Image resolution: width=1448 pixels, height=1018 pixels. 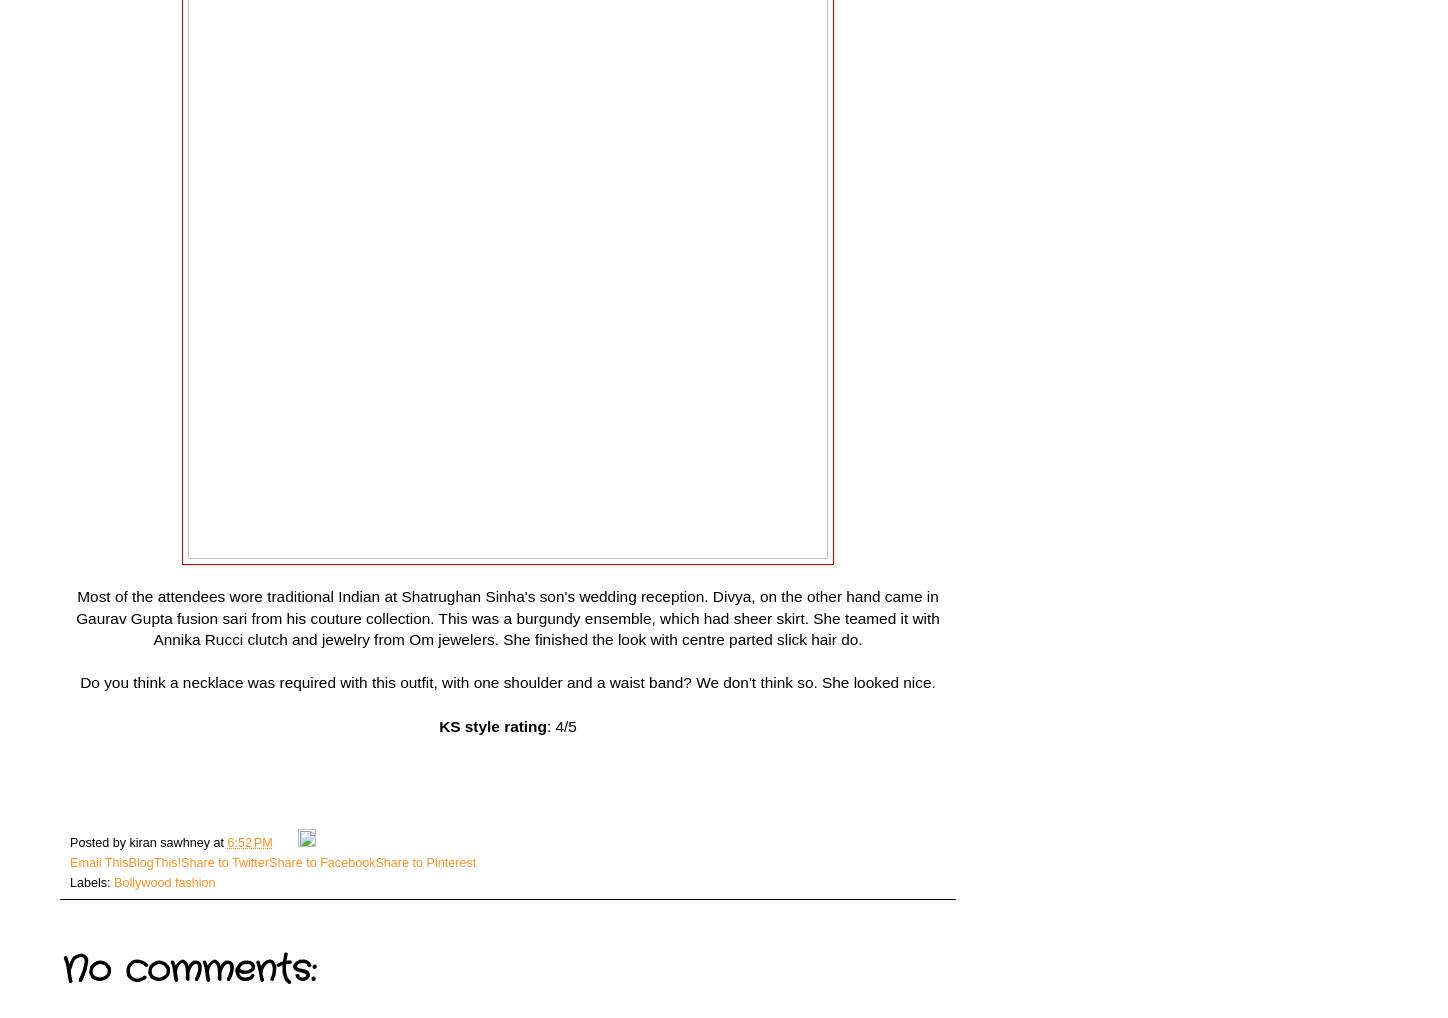 What do you see at coordinates (506, 617) in the screenshot?
I see `'Most of the attendees wore traditional Indian at Shatrughan Sinha's son's wedding reception. Divya, on the other hand came in Gaurav Gupta fusion sari from his couture collection. This was a burgundy ensemble, which had sheer skirt. She teamed it with Annika Rucci clutch and jewelry from Om jewelers. She finished the look with centre parted slick hair do.'` at bounding box center [506, 617].